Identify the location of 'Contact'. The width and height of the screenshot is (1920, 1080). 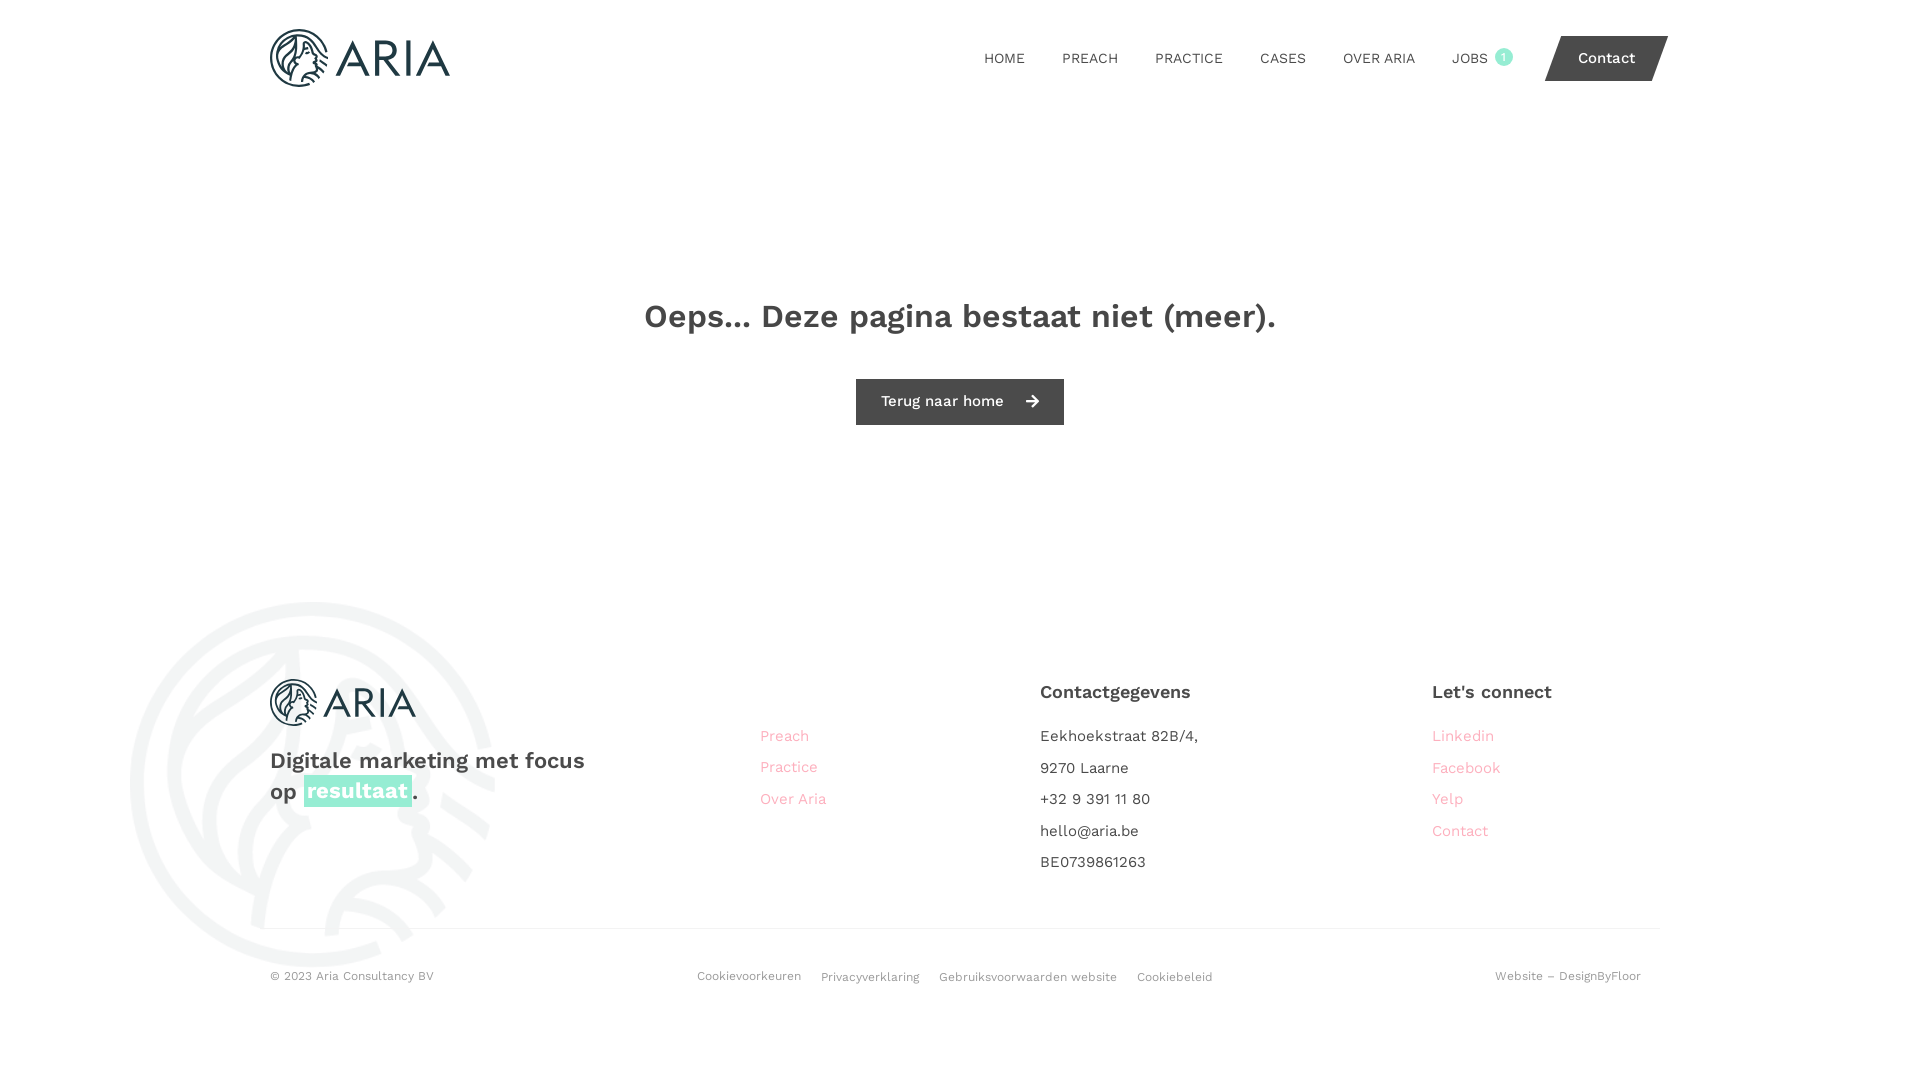
(1528, 832).